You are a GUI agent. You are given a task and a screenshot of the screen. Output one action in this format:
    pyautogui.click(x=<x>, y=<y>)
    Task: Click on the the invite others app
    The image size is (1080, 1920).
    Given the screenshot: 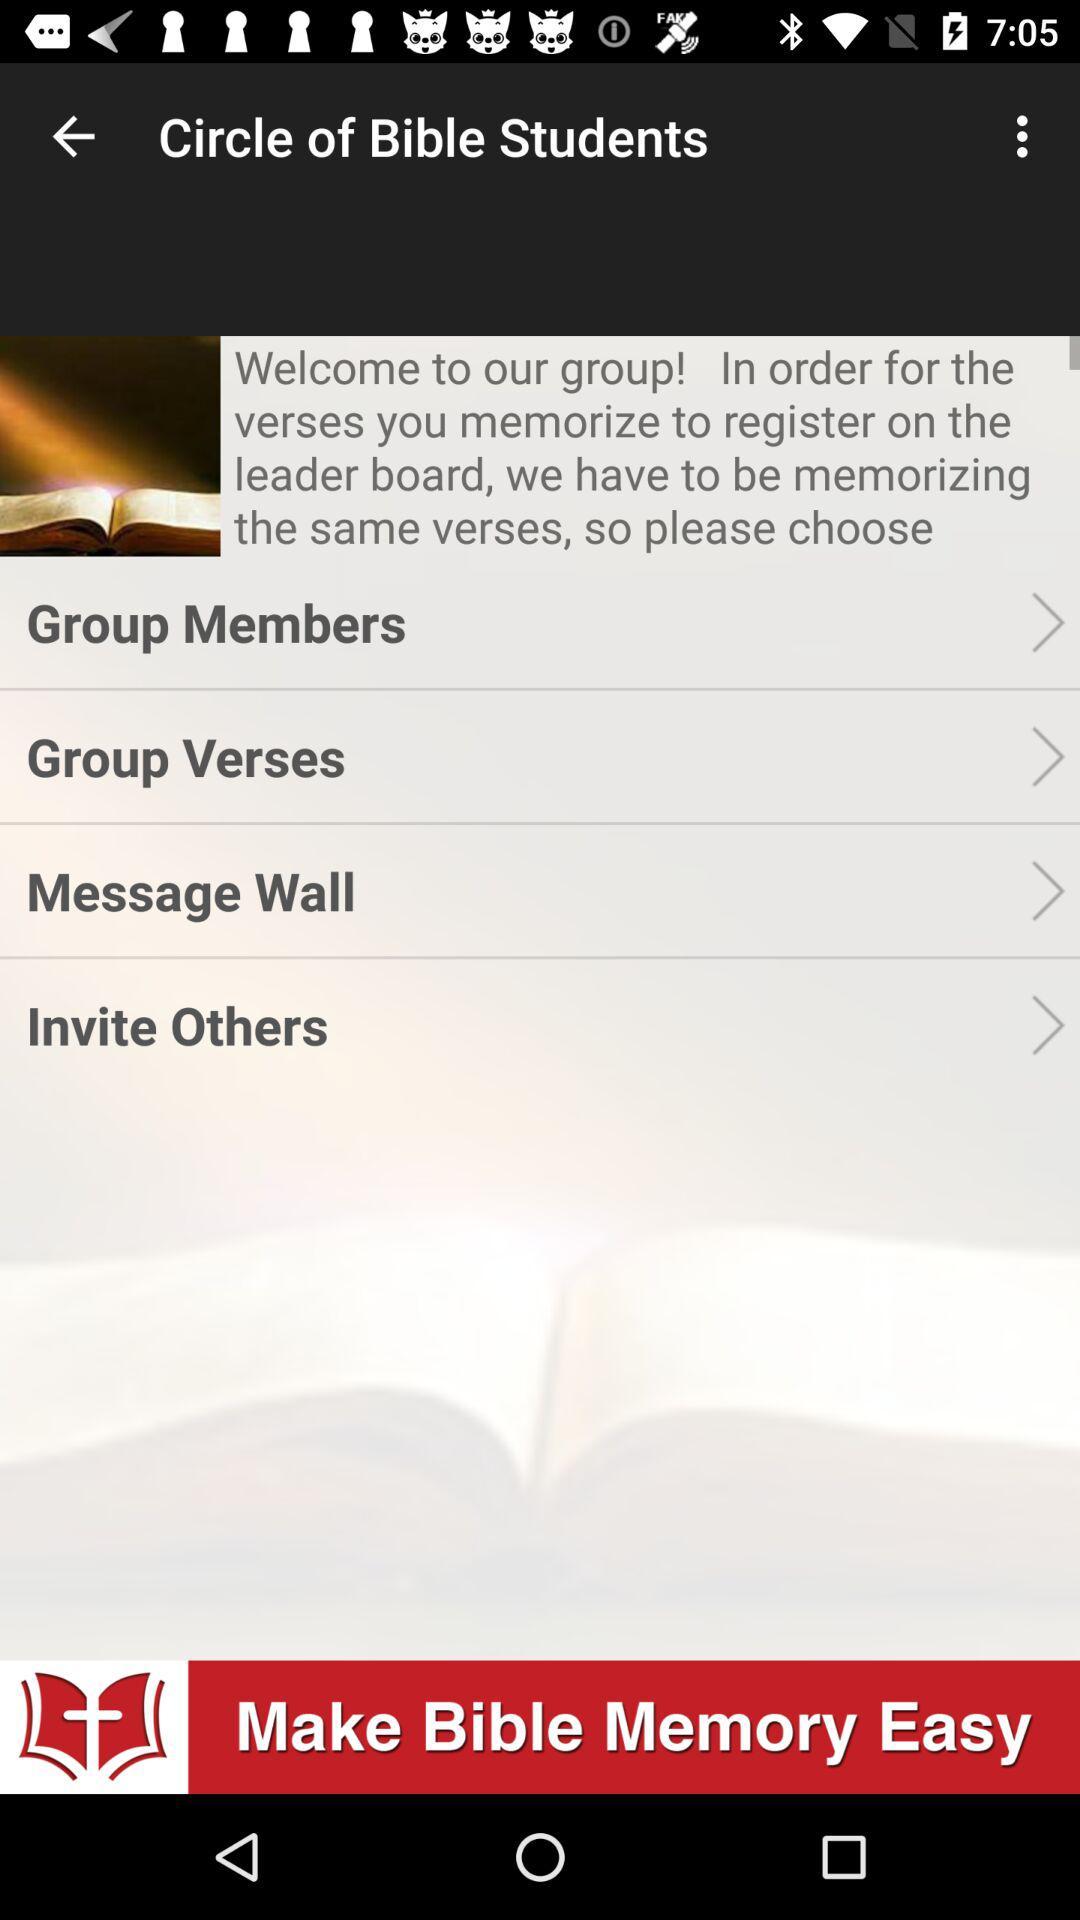 What is the action you would take?
    pyautogui.click(x=527, y=1024)
    